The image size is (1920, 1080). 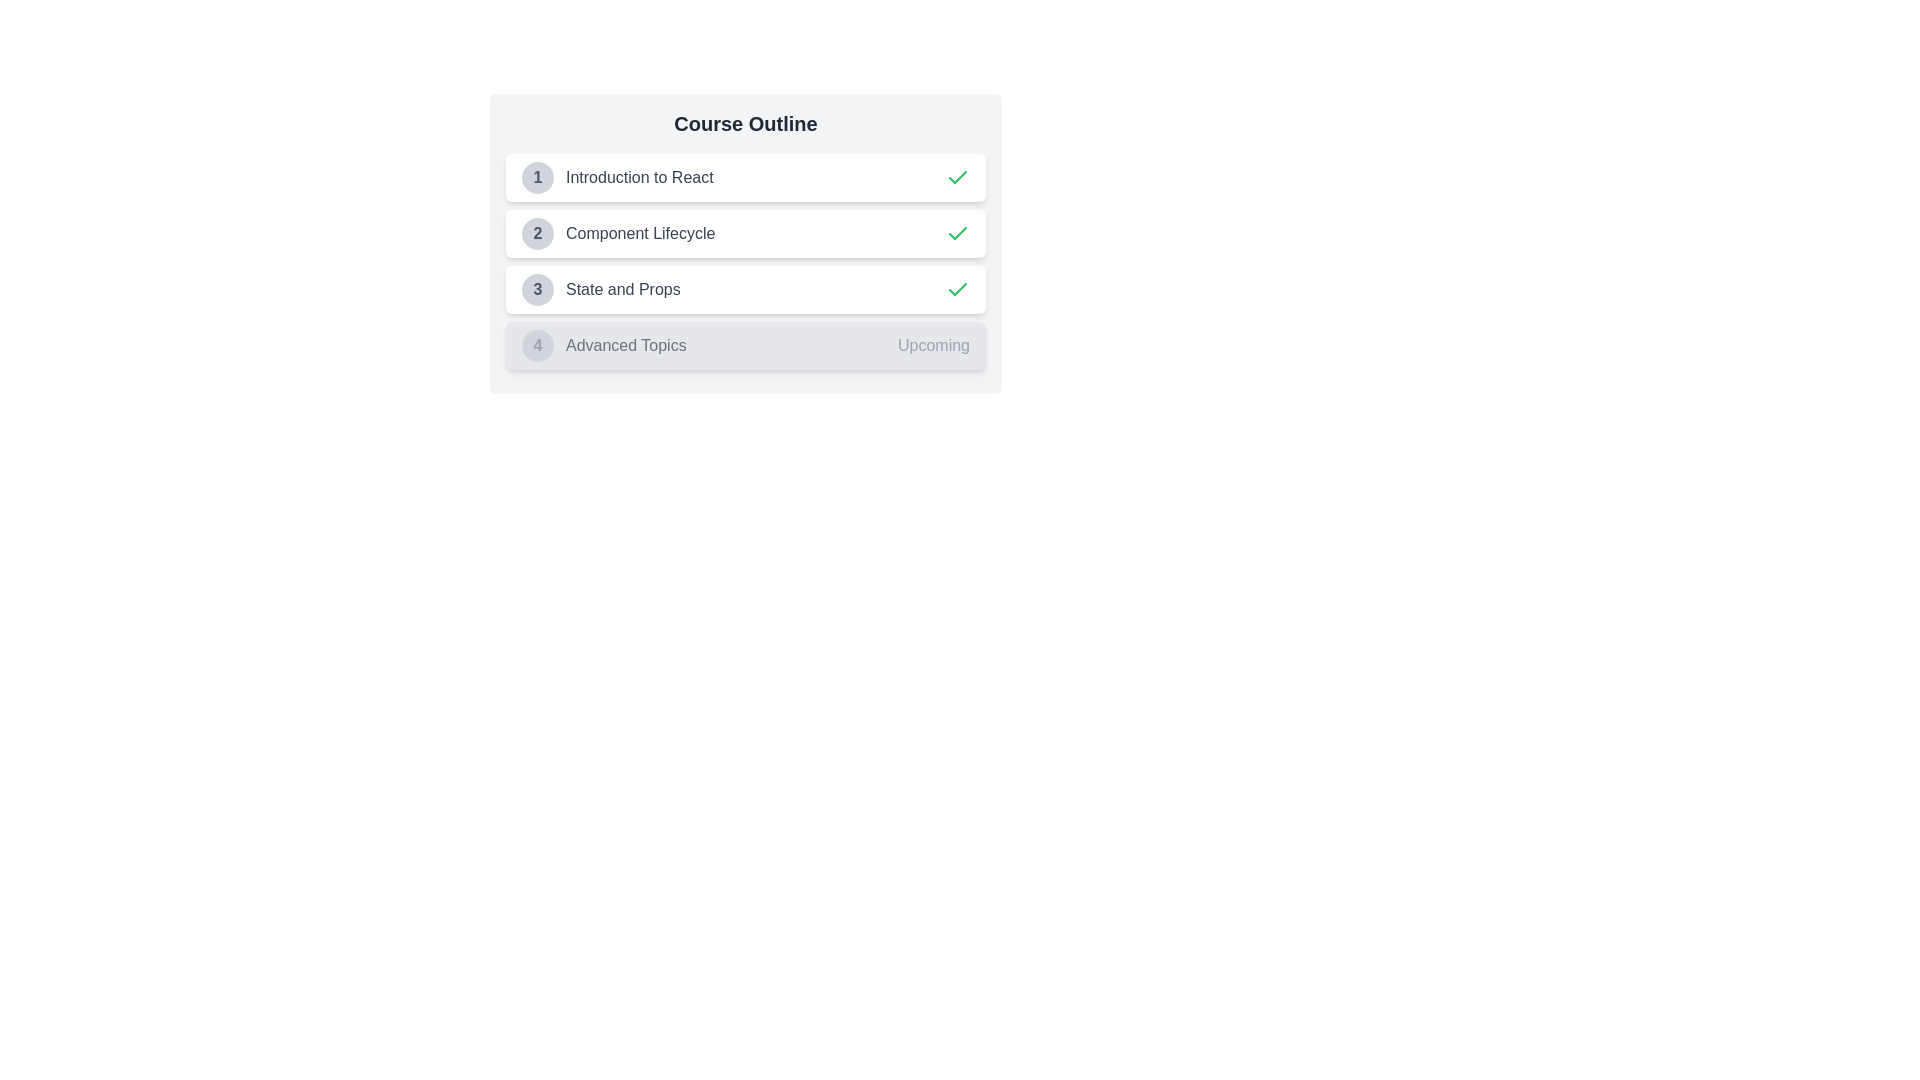 I want to click on the completion status of the Status Indicator Icon located to the right of 'Introduction to React' in the Course Outline, so click(x=957, y=232).